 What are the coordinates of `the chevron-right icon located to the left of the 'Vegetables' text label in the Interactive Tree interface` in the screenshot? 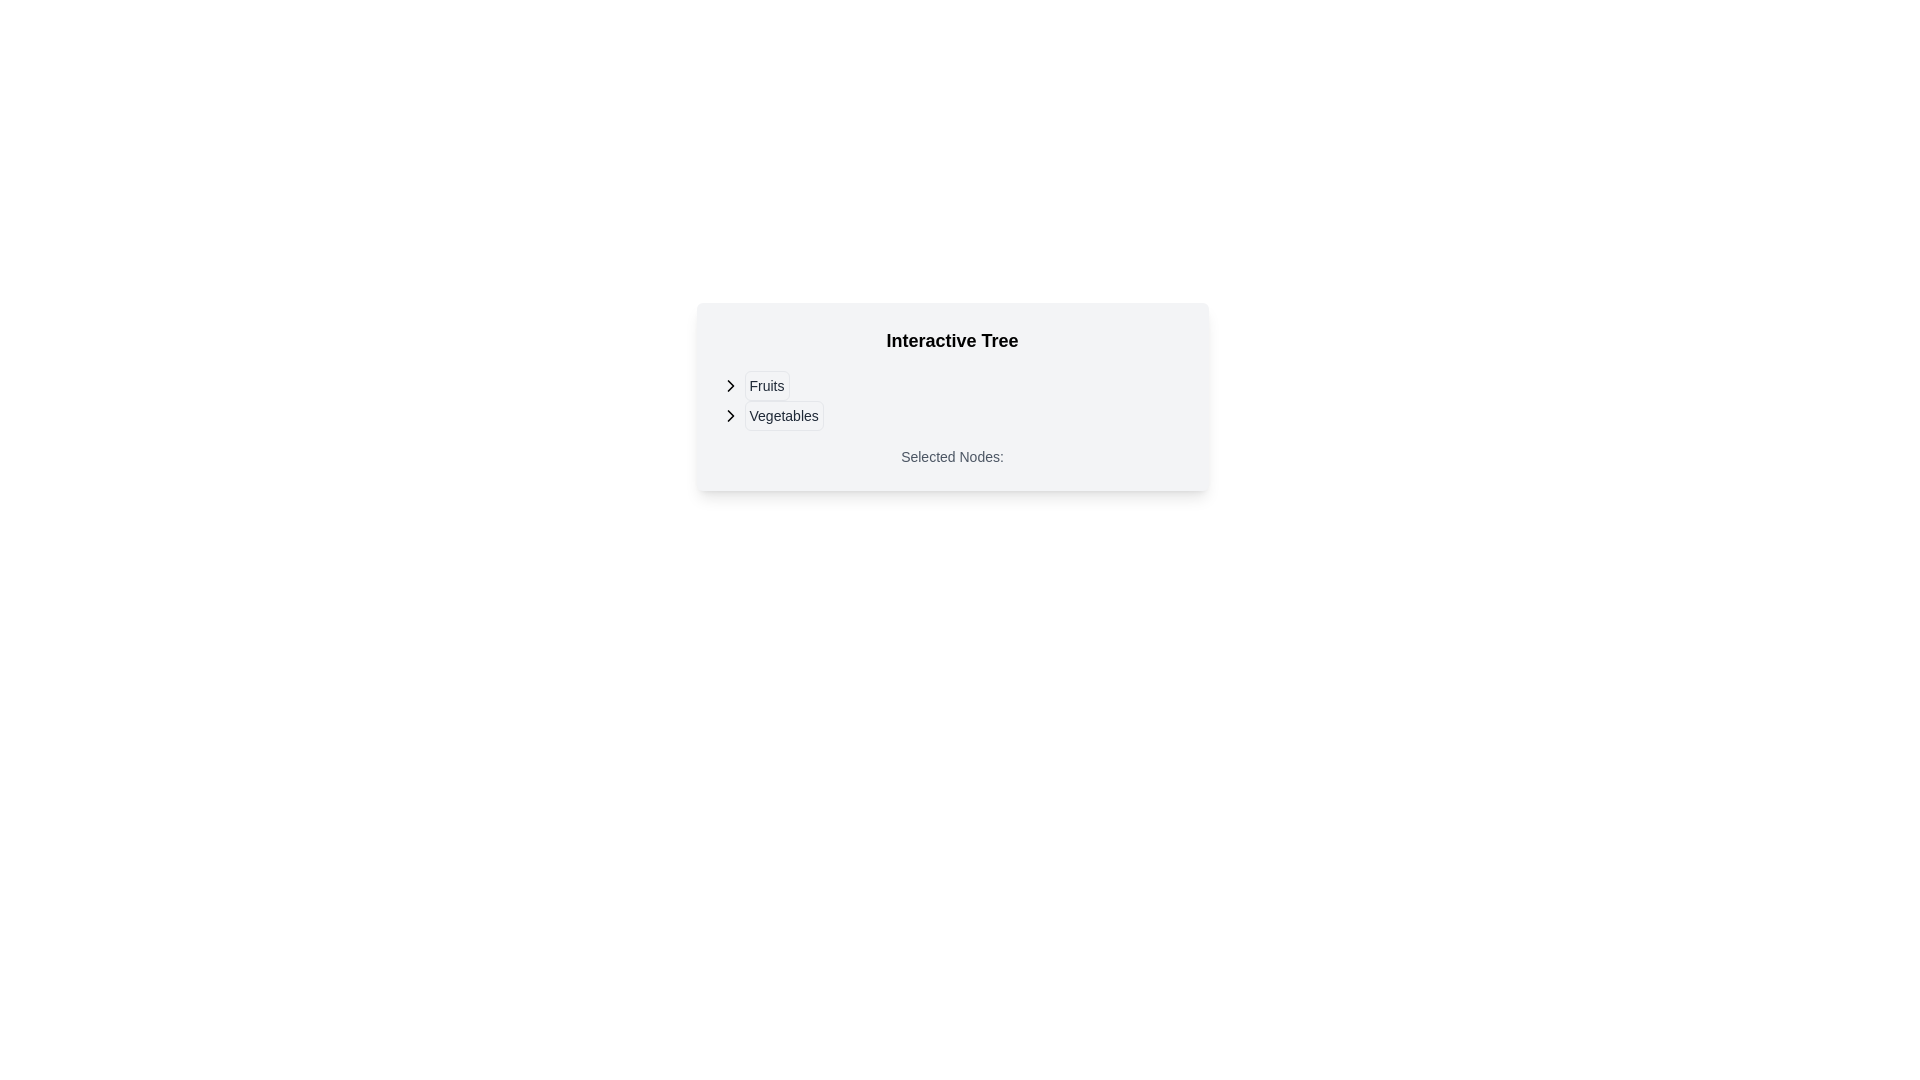 It's located at (729, 415).